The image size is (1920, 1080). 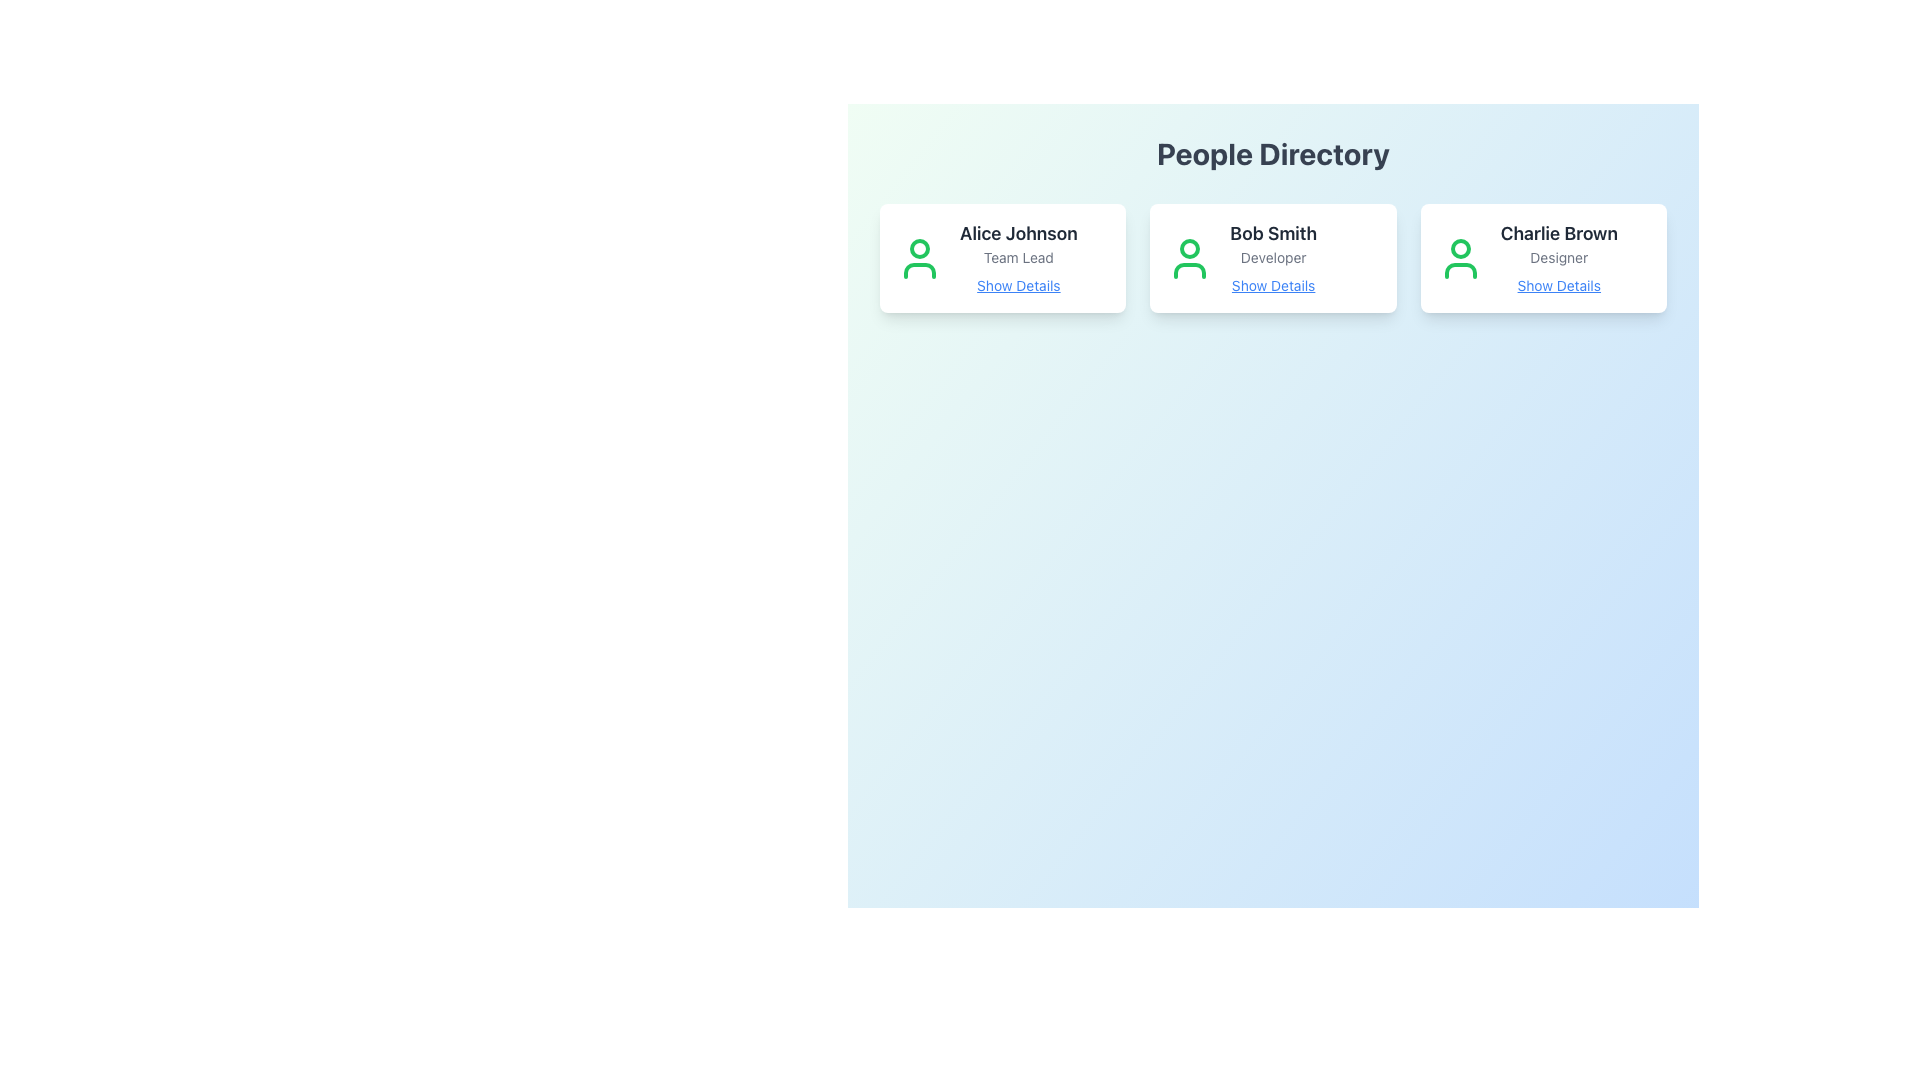 I want to click on the bottom component of the user profile icon in the third card labeled 'Charlie Brown' within the 'People Directory' section, so click(x=1460, y=270).